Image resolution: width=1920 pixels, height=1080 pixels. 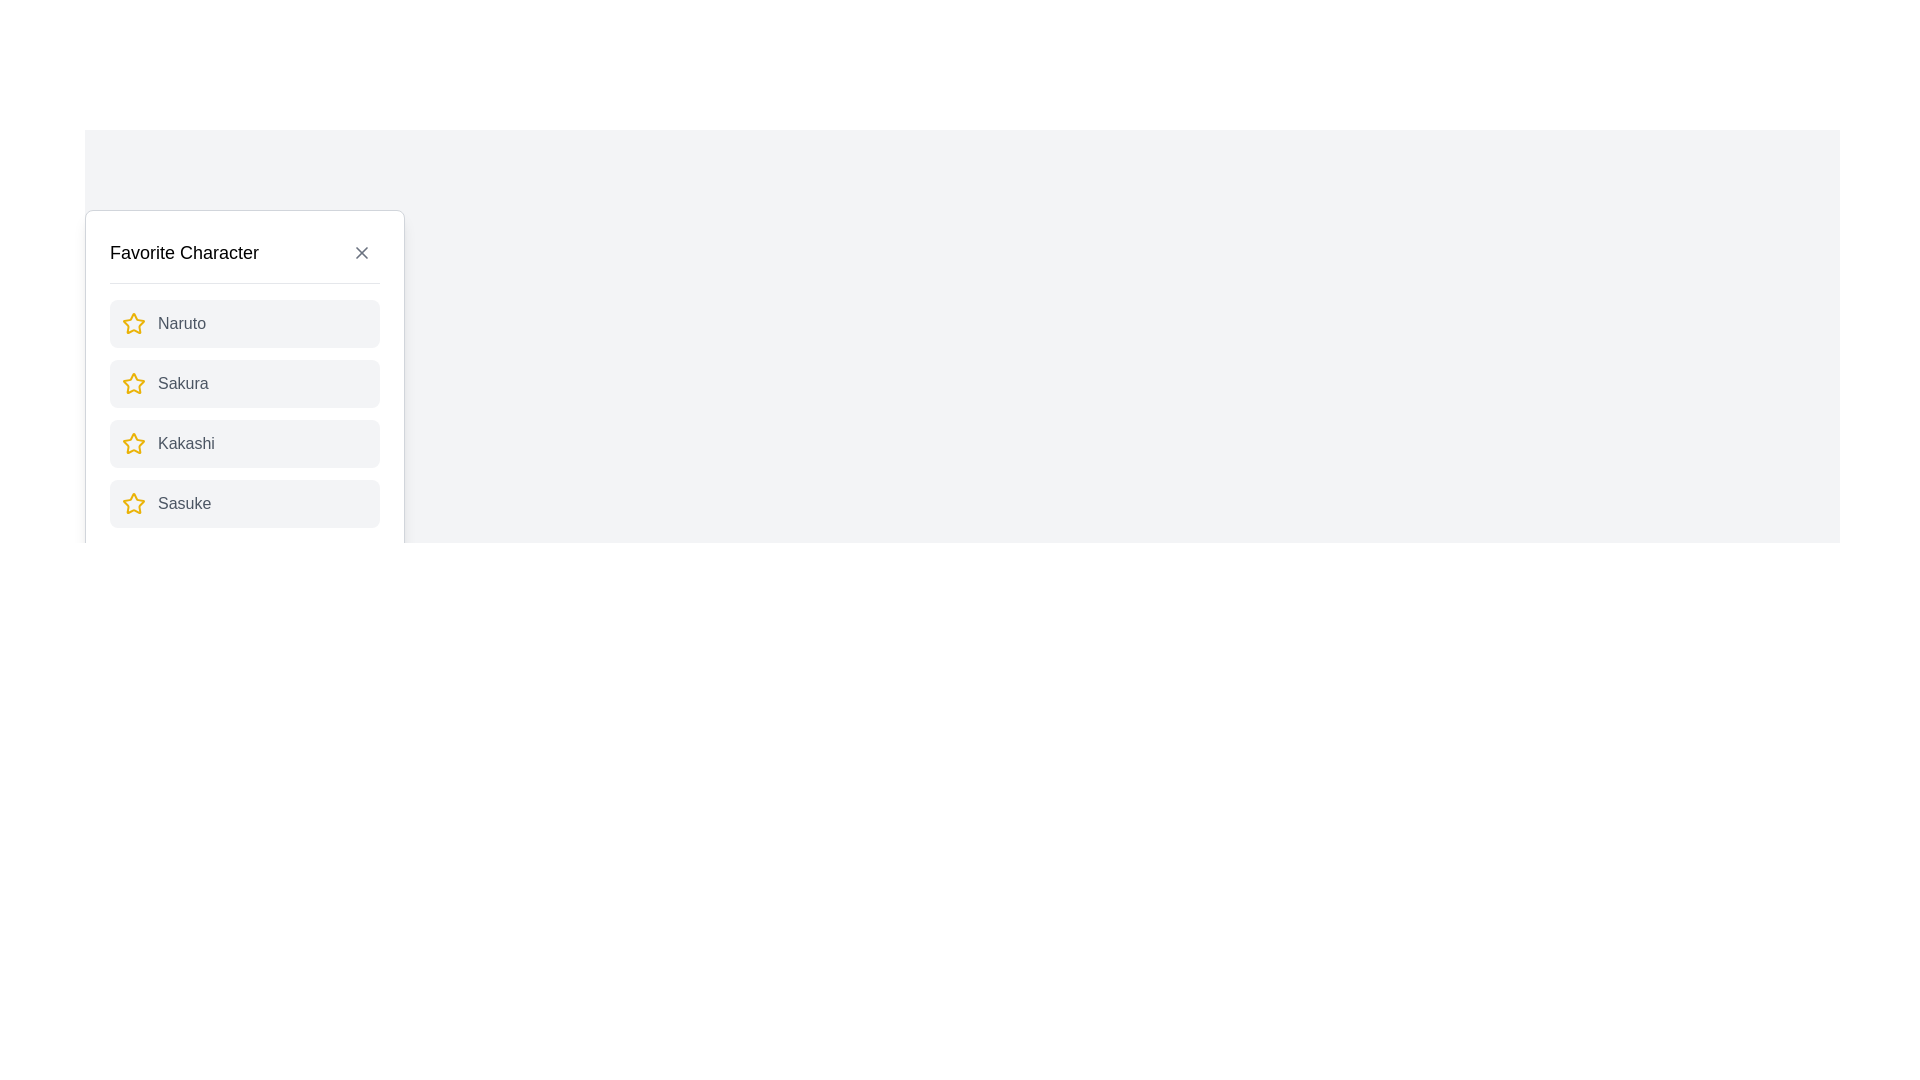 What do you see at coordinates (184, 252) in the screenshot?
I see `the 'Favorite Character' text header, which is styled in bold and located at the top of a card section, above a list of items` at bounding box center [184, 252].